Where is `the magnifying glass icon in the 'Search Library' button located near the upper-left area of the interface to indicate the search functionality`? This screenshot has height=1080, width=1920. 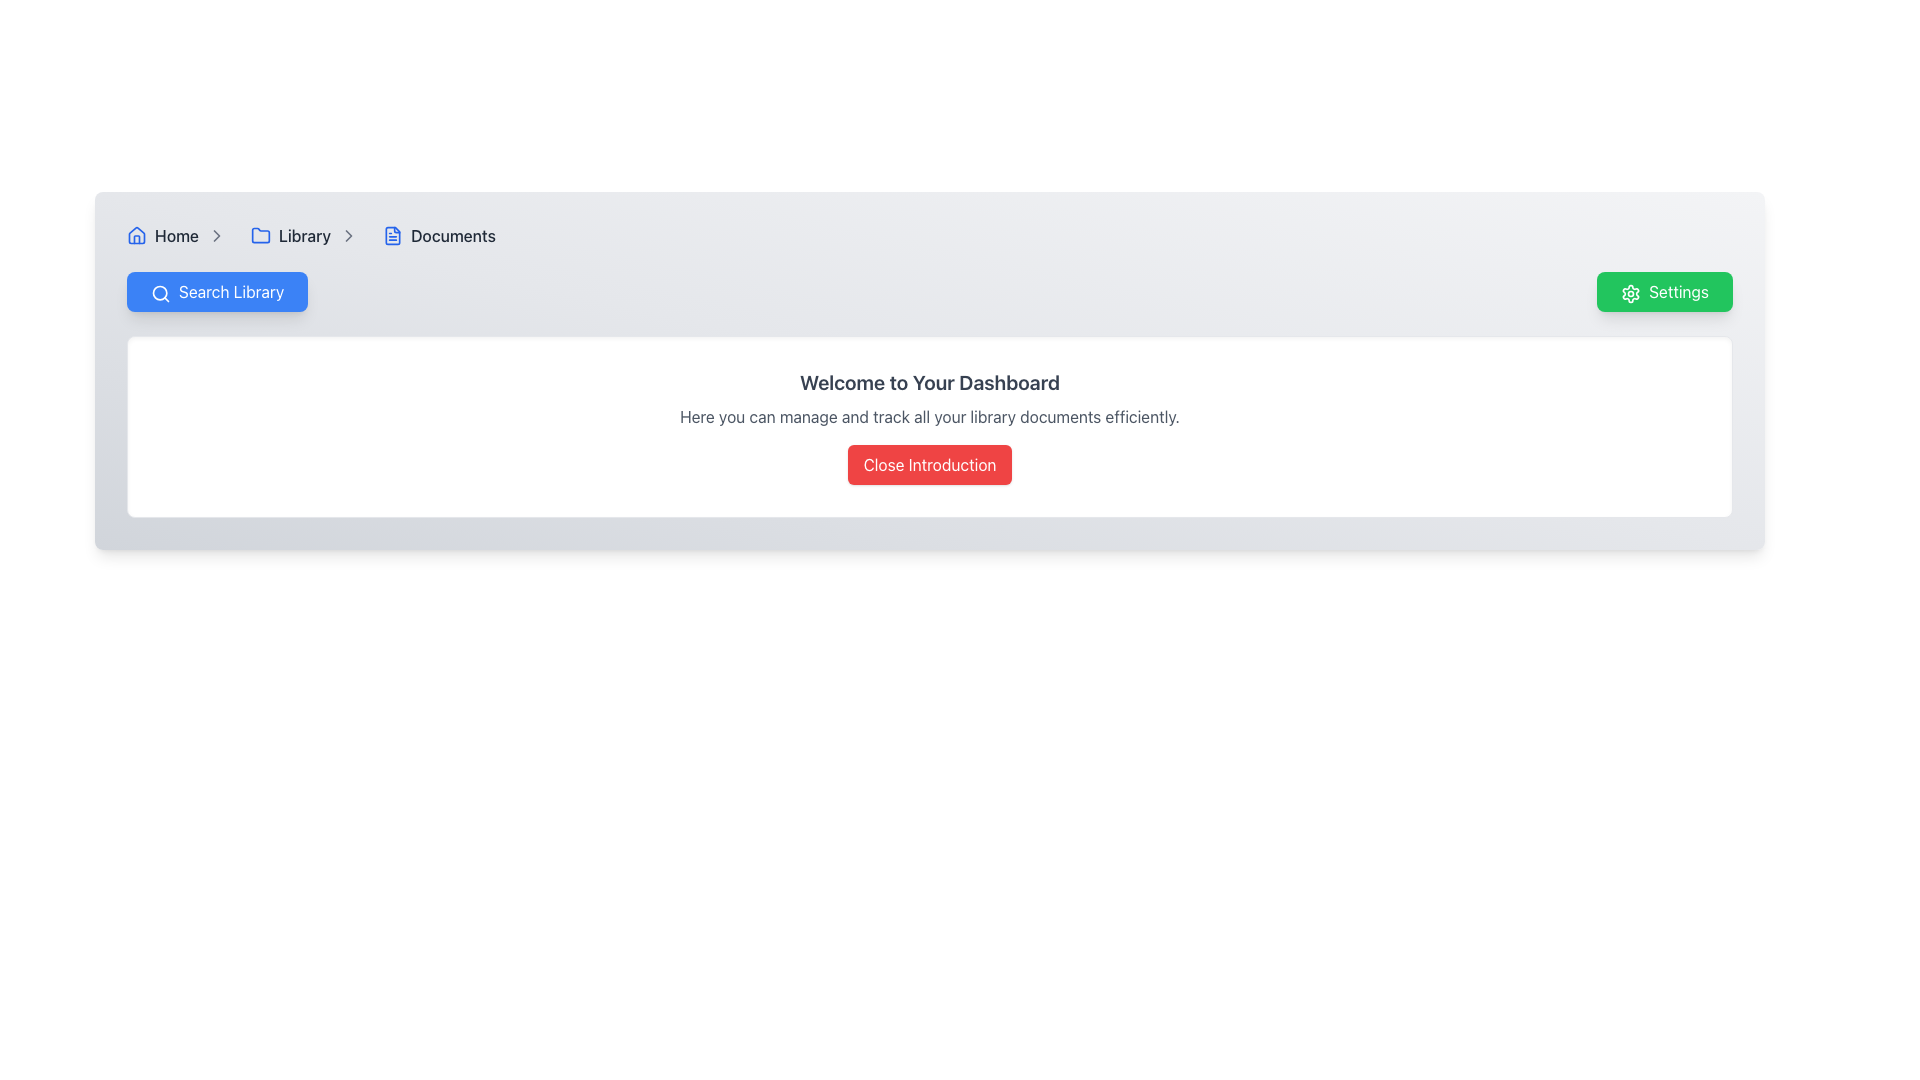 the magnifying glass icon in the 'Search Library' button located near the upper-left area of the interface to indicate the search functionality is located at coordinates (161, 293).